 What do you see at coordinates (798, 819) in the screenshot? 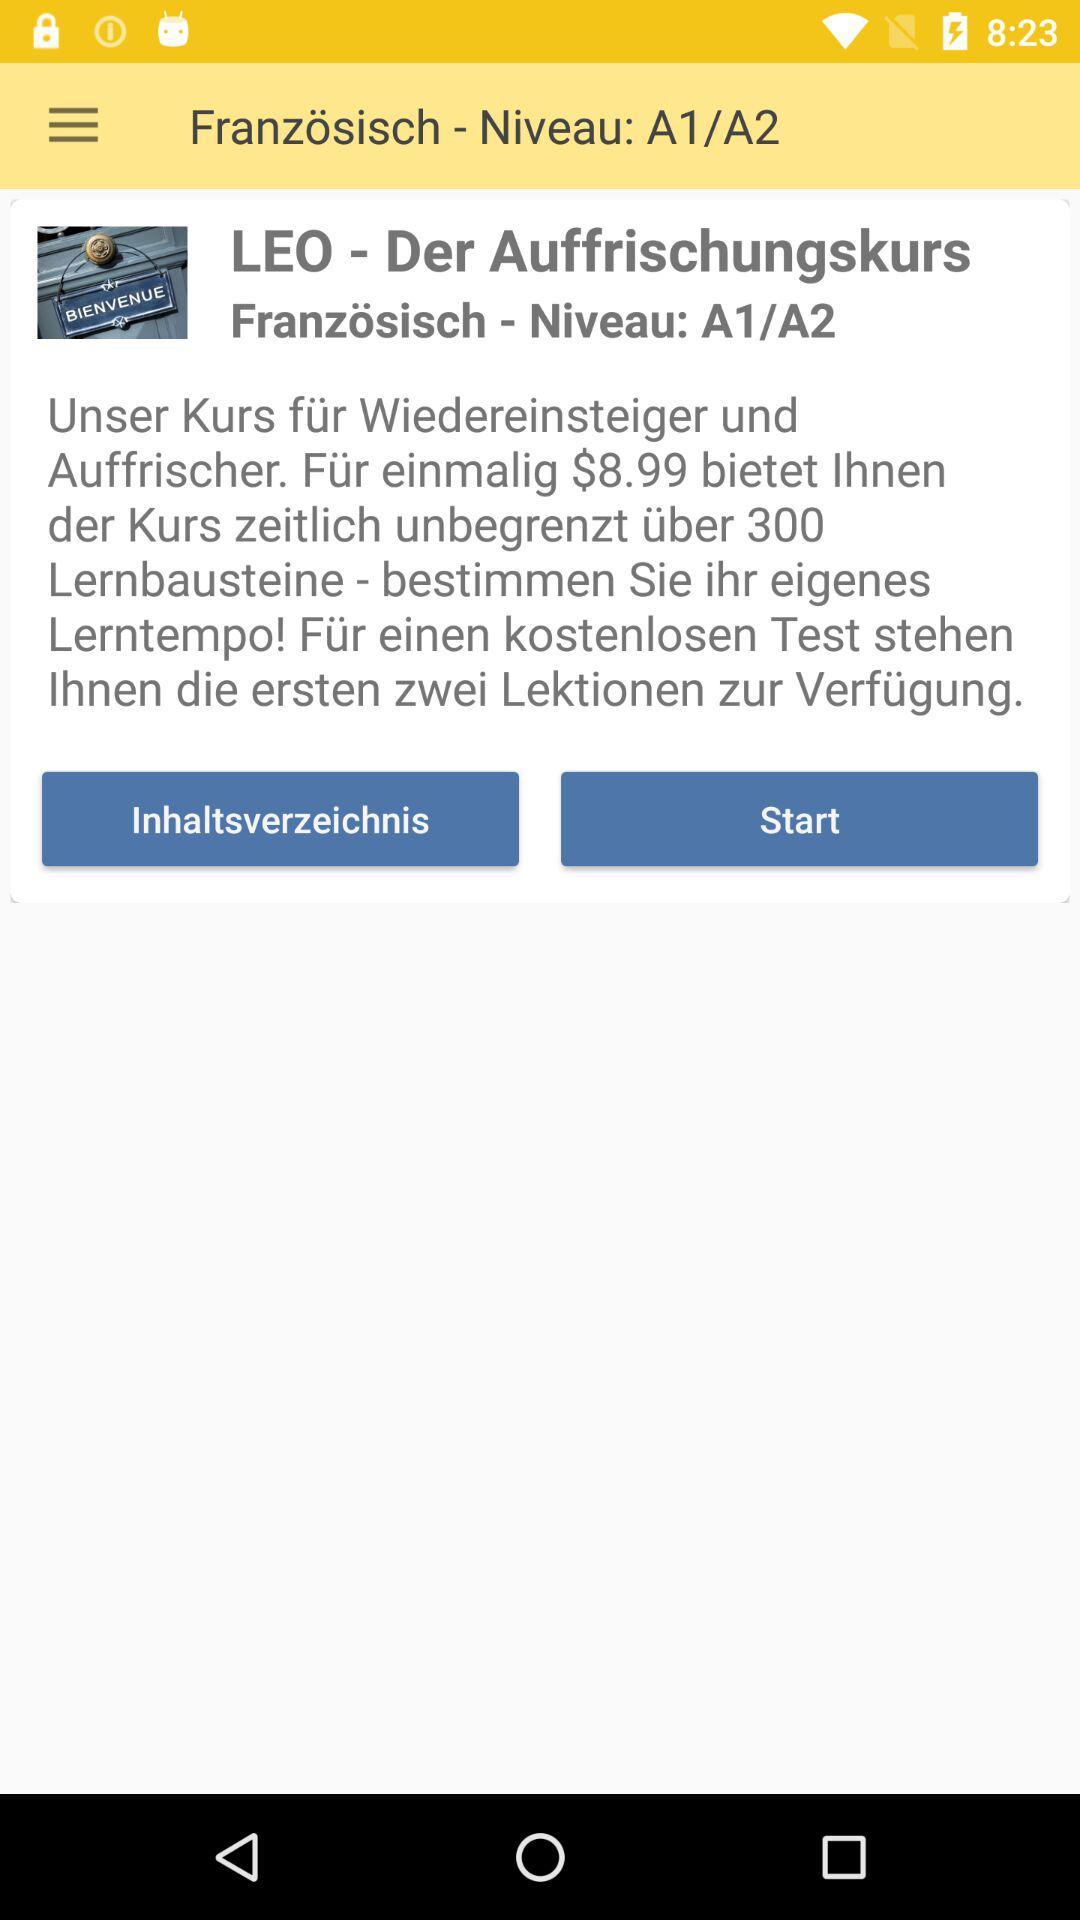
I see `start on the right` at bounding box center [798, 819].